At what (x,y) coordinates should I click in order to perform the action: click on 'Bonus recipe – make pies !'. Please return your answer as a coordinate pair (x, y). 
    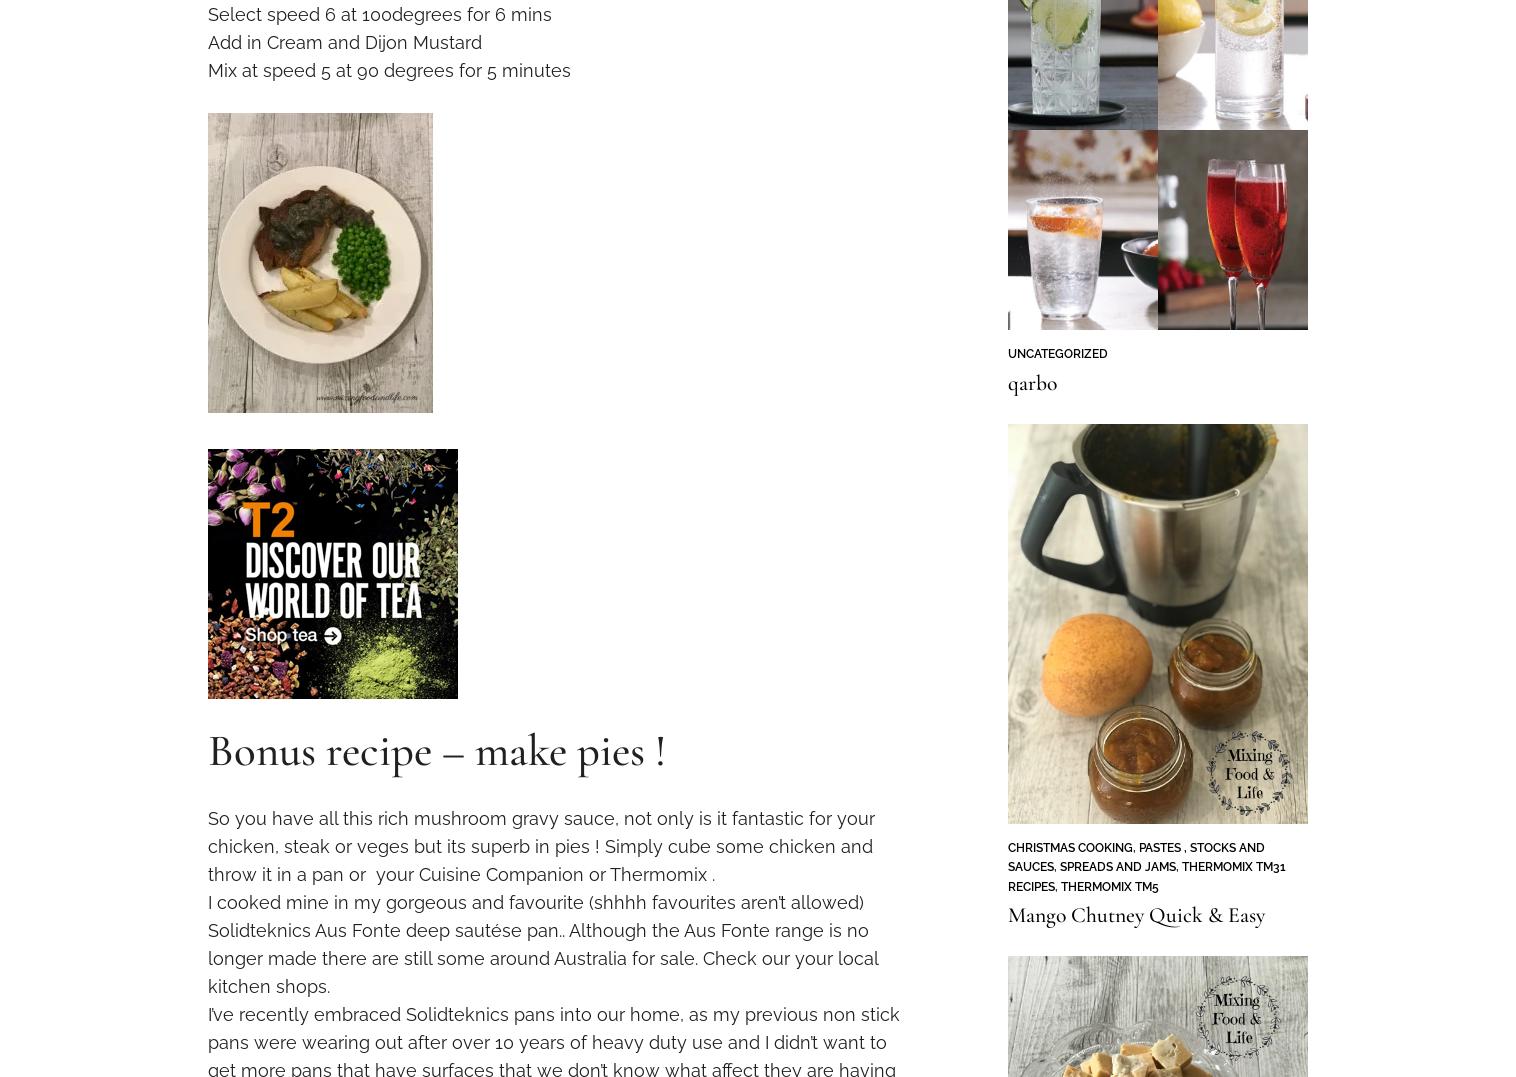
    Looking at the image, I should click on (436, 749).